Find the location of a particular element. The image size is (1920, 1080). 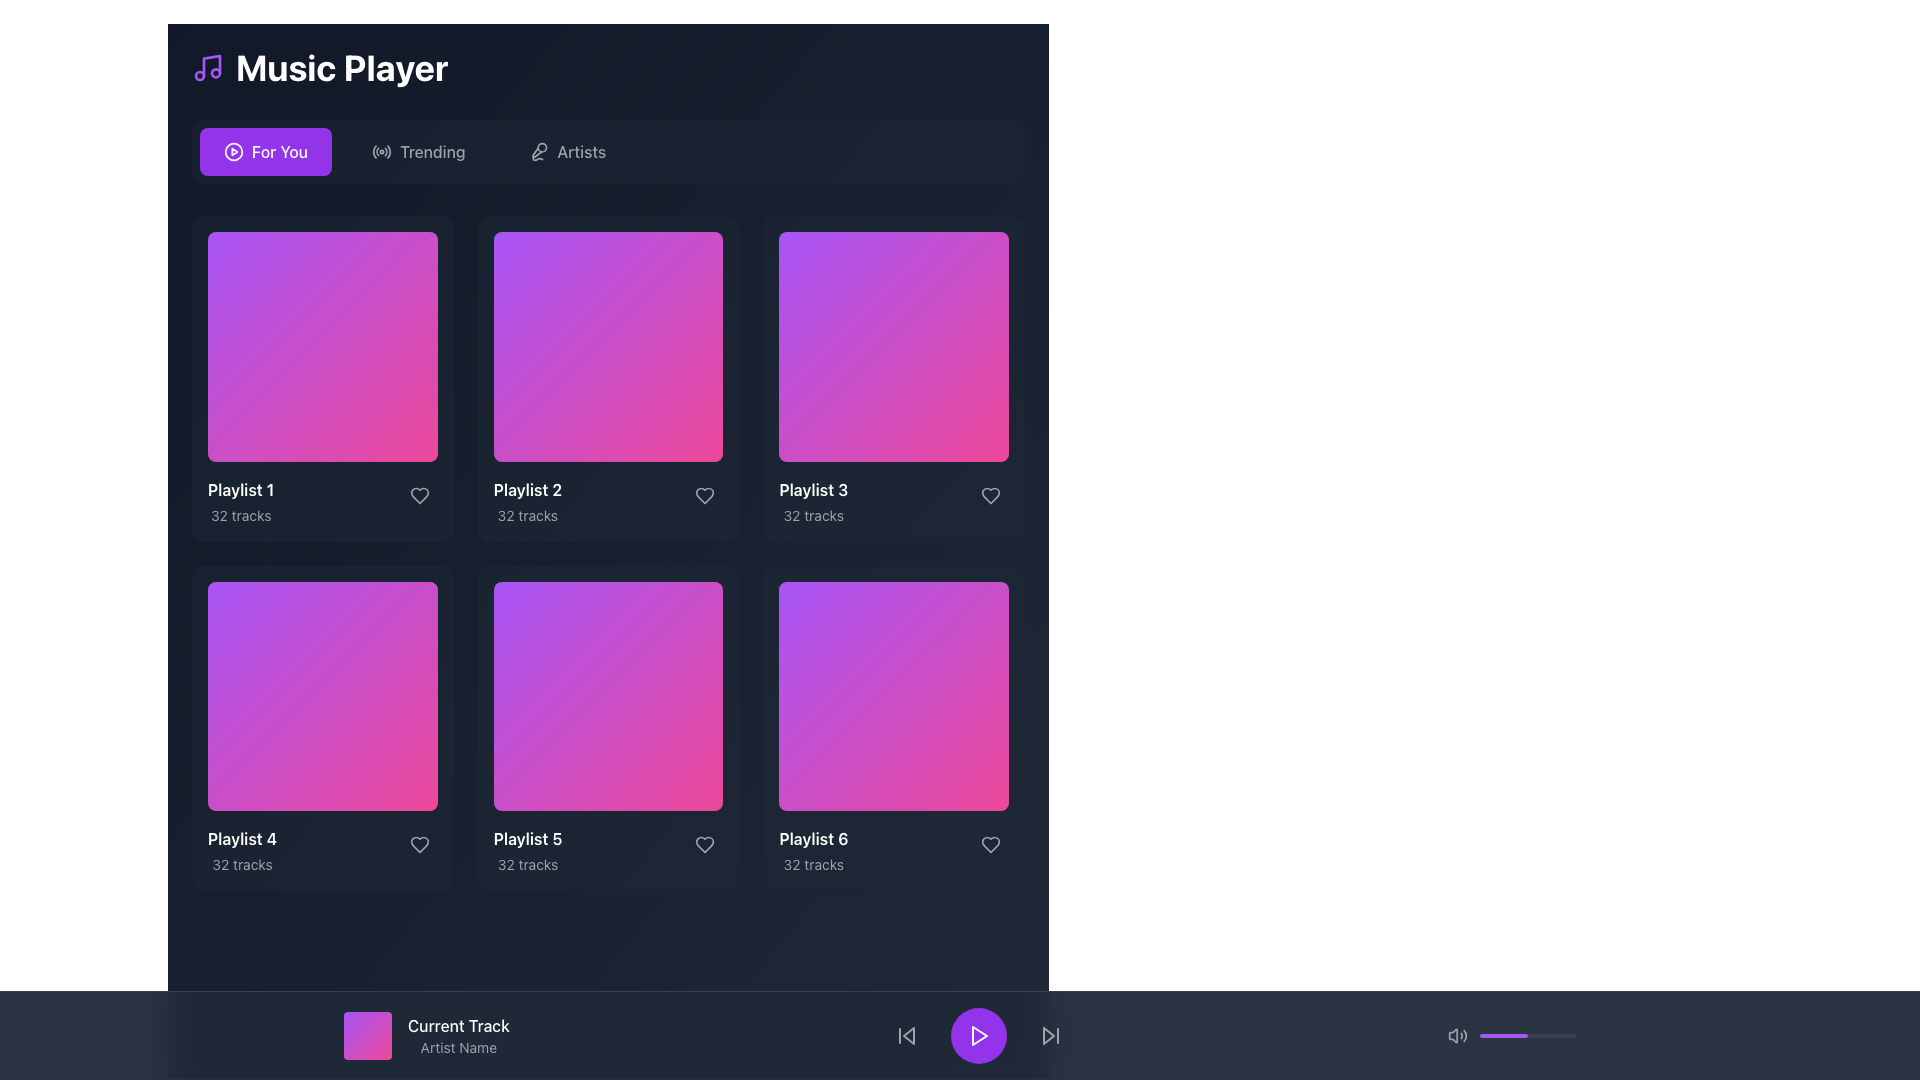

the text block displaying 'Playlist 3' with a bold white heading and a smaller gray subheading, located in the center-right section of the playlist grid, specifically in the third tile from the left on the second row is located at coordinates (813, 500).